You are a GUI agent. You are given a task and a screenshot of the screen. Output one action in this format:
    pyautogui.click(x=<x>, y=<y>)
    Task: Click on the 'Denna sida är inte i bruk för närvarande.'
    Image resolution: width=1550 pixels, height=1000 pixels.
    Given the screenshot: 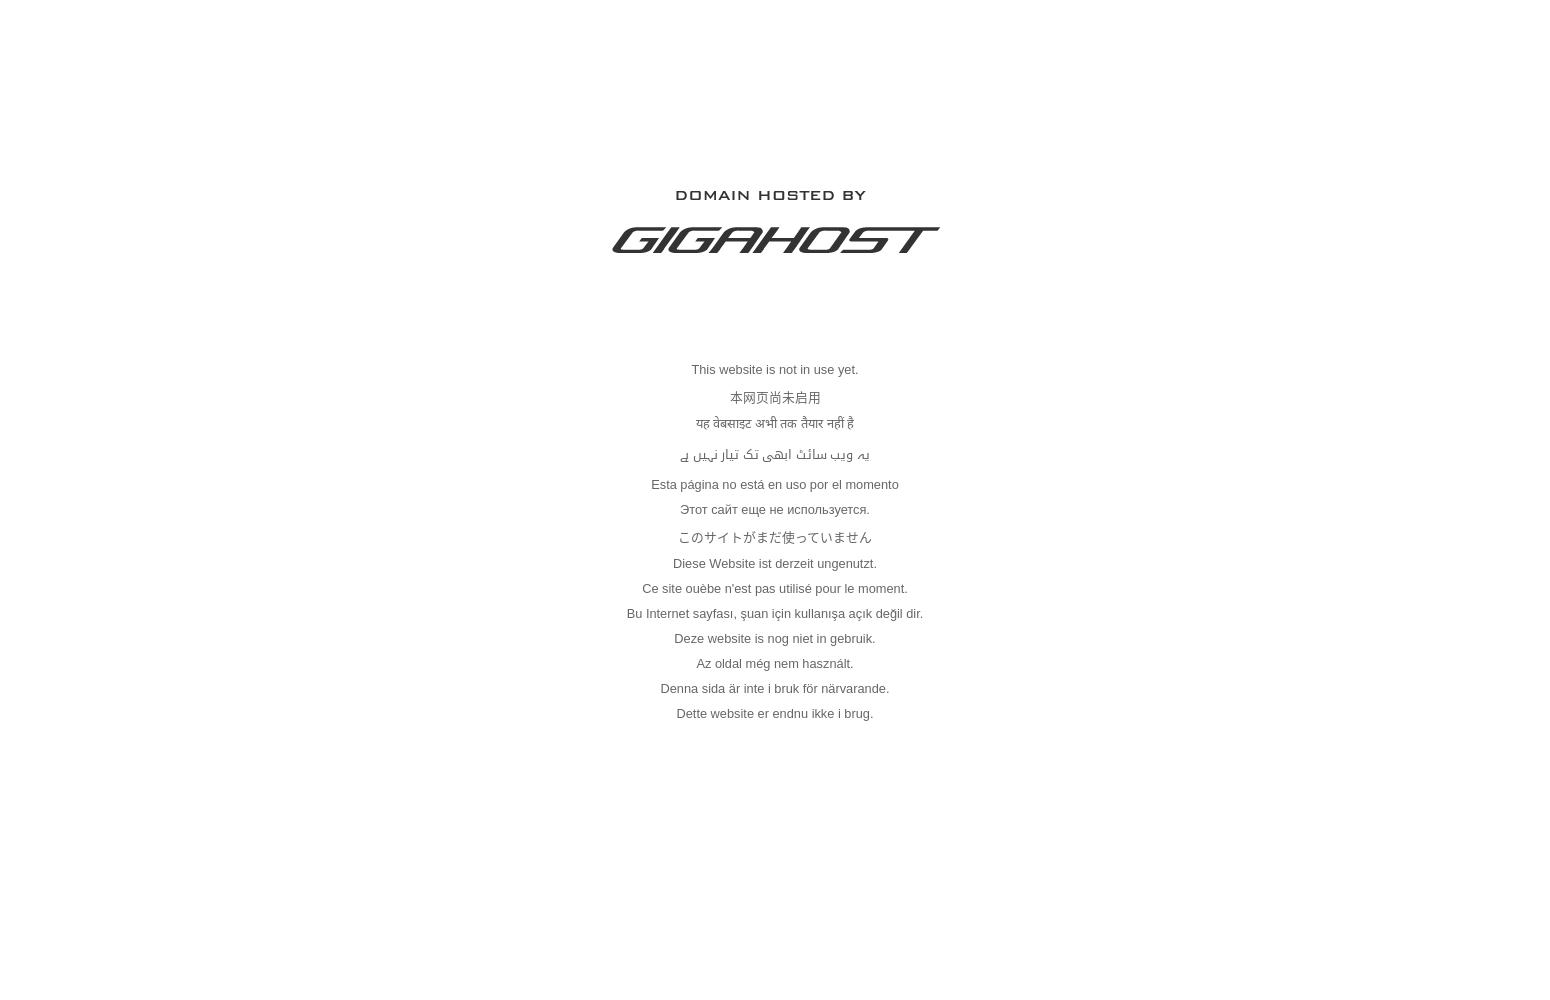 What is the action you would take?
    pyautogui.click(x=774, y=688)
    